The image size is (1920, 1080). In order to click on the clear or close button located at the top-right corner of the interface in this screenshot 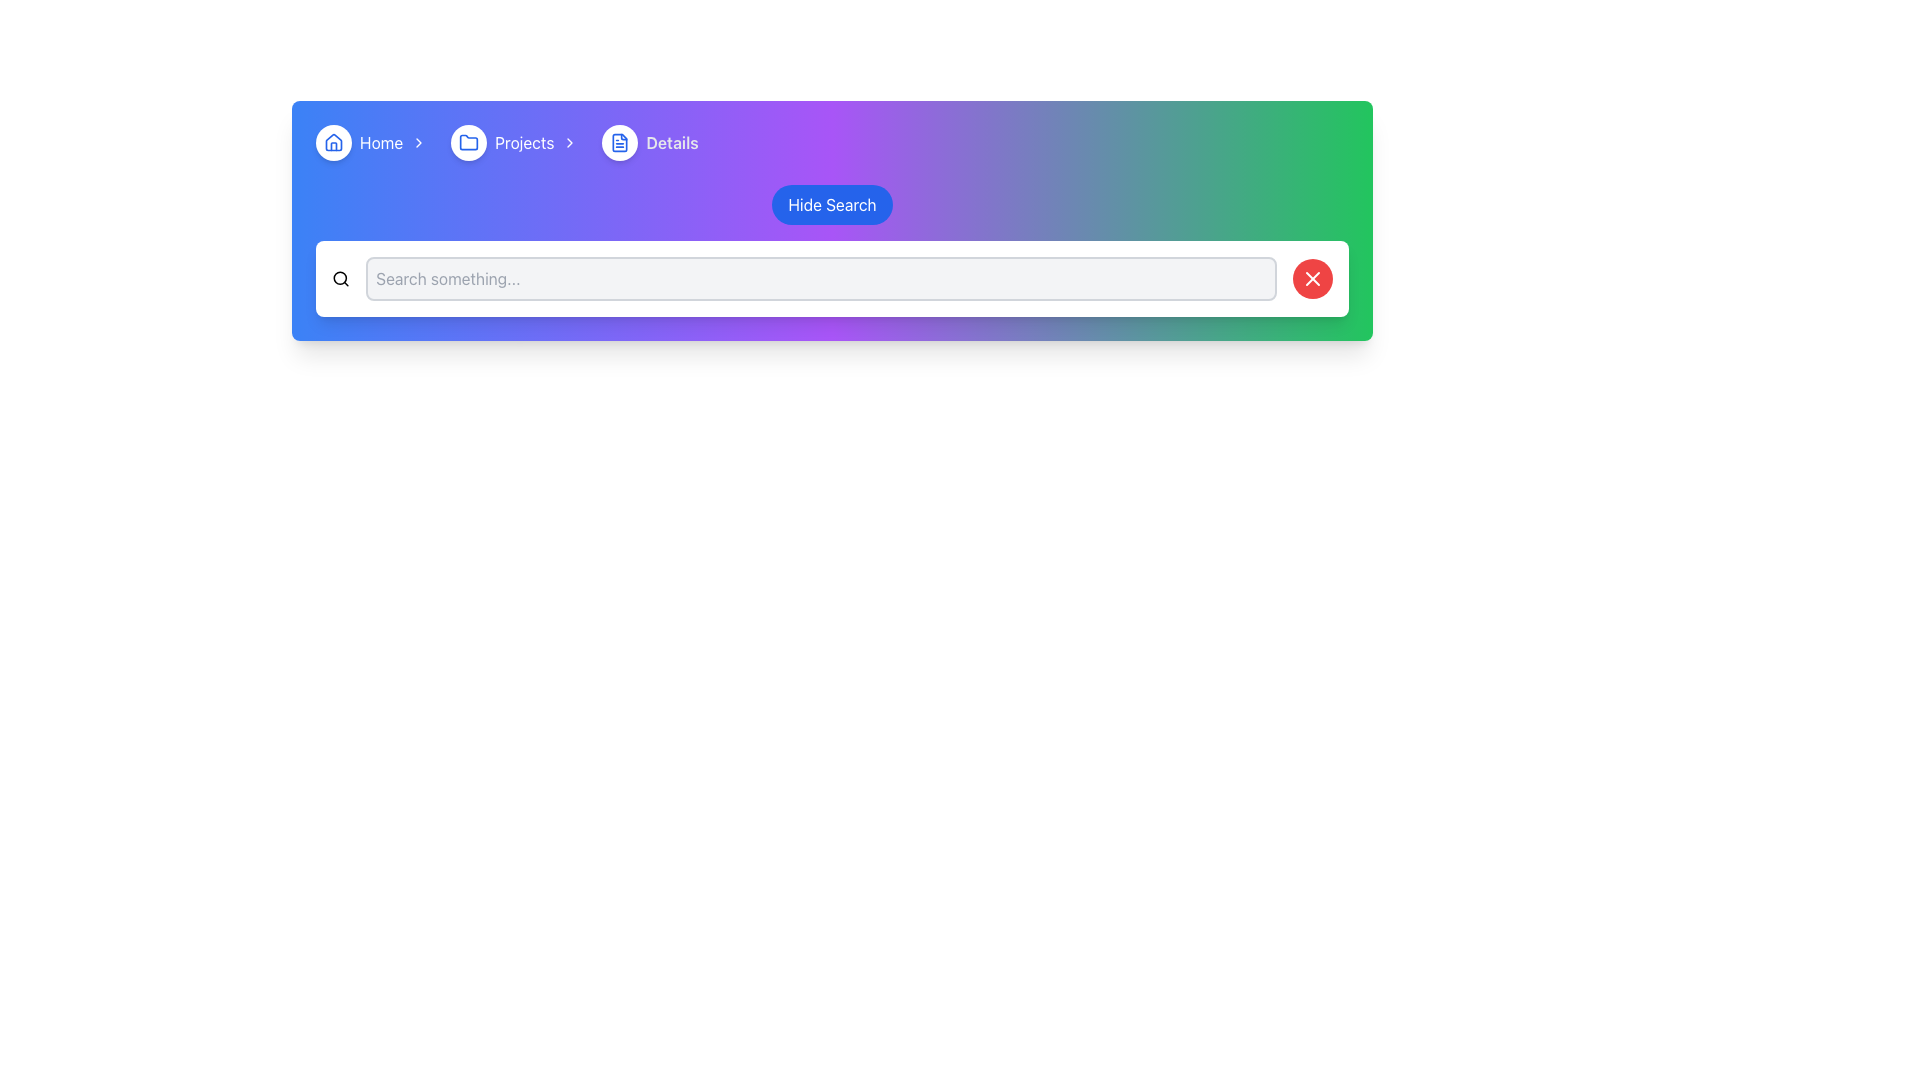, I will do `click(1313, 278)`.